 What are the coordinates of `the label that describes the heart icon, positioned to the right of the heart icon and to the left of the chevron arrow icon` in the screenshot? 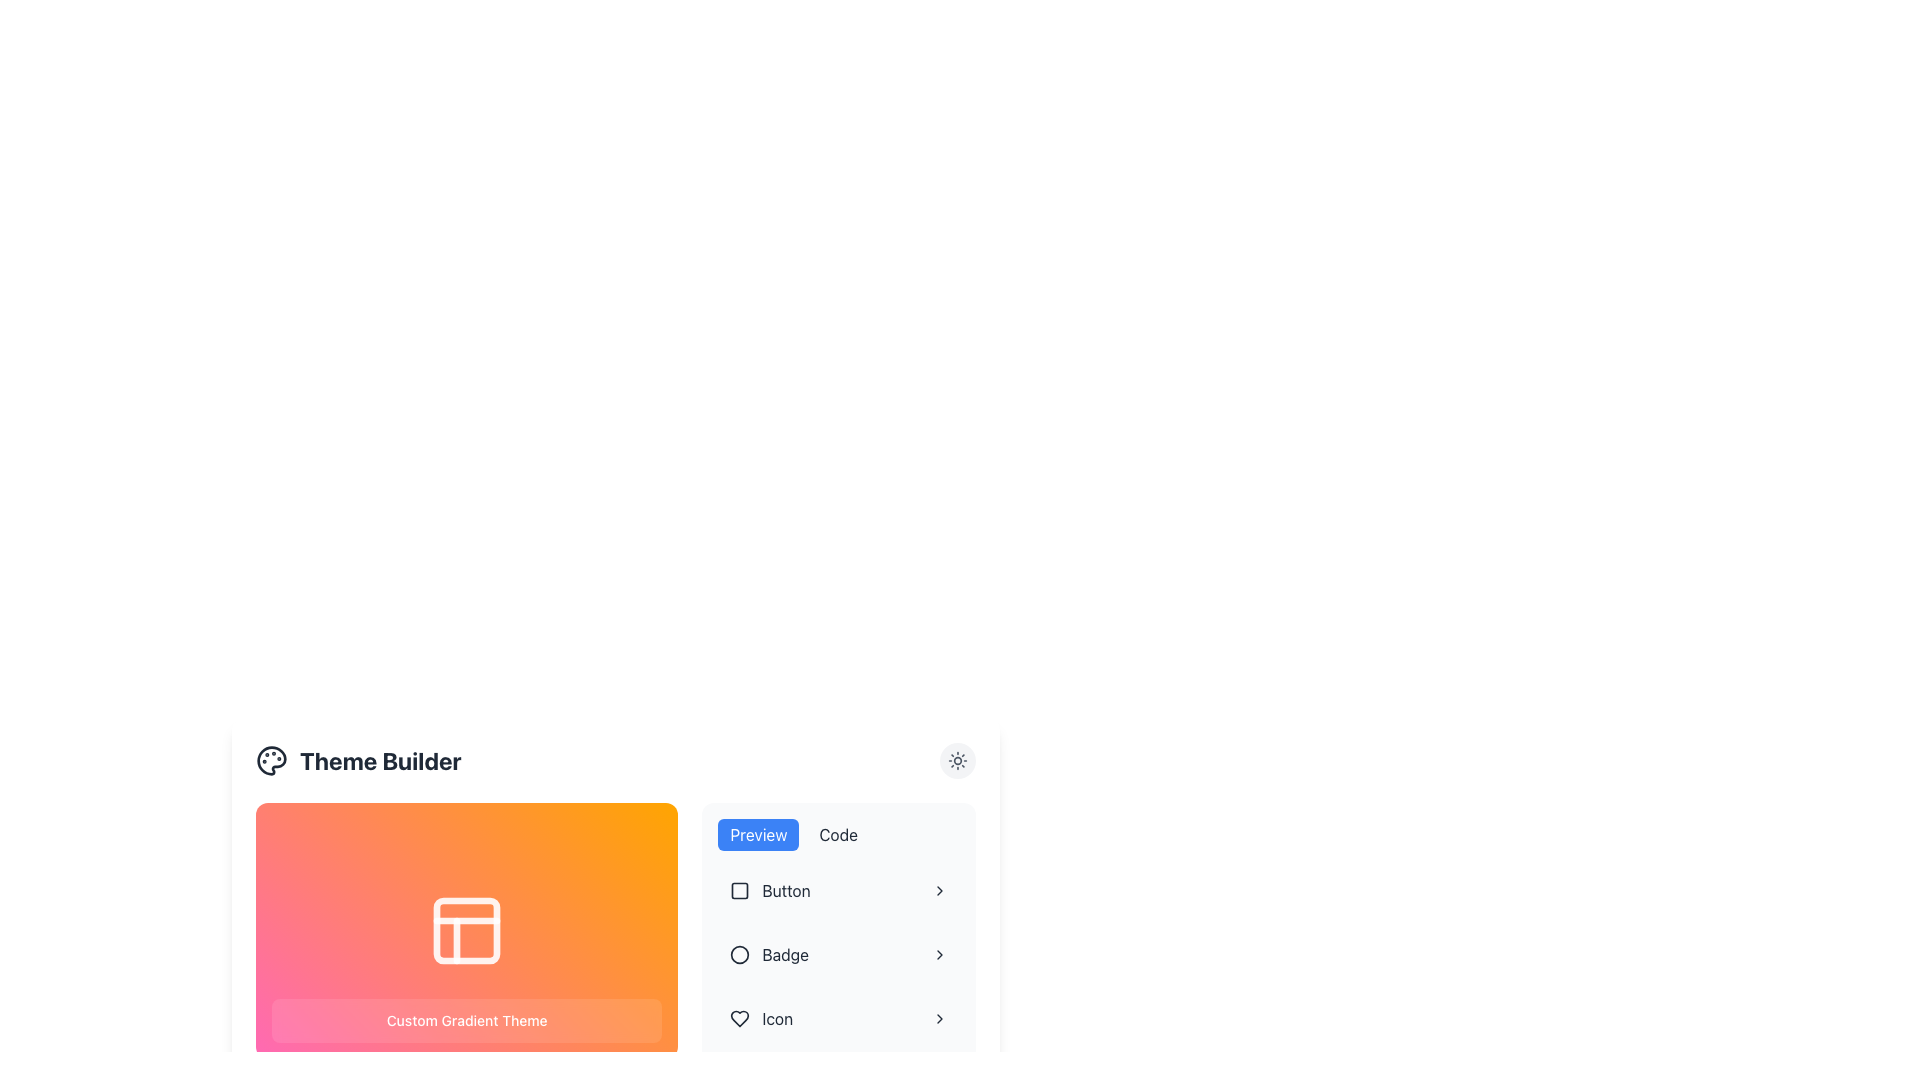 It's located at (776, 1018).